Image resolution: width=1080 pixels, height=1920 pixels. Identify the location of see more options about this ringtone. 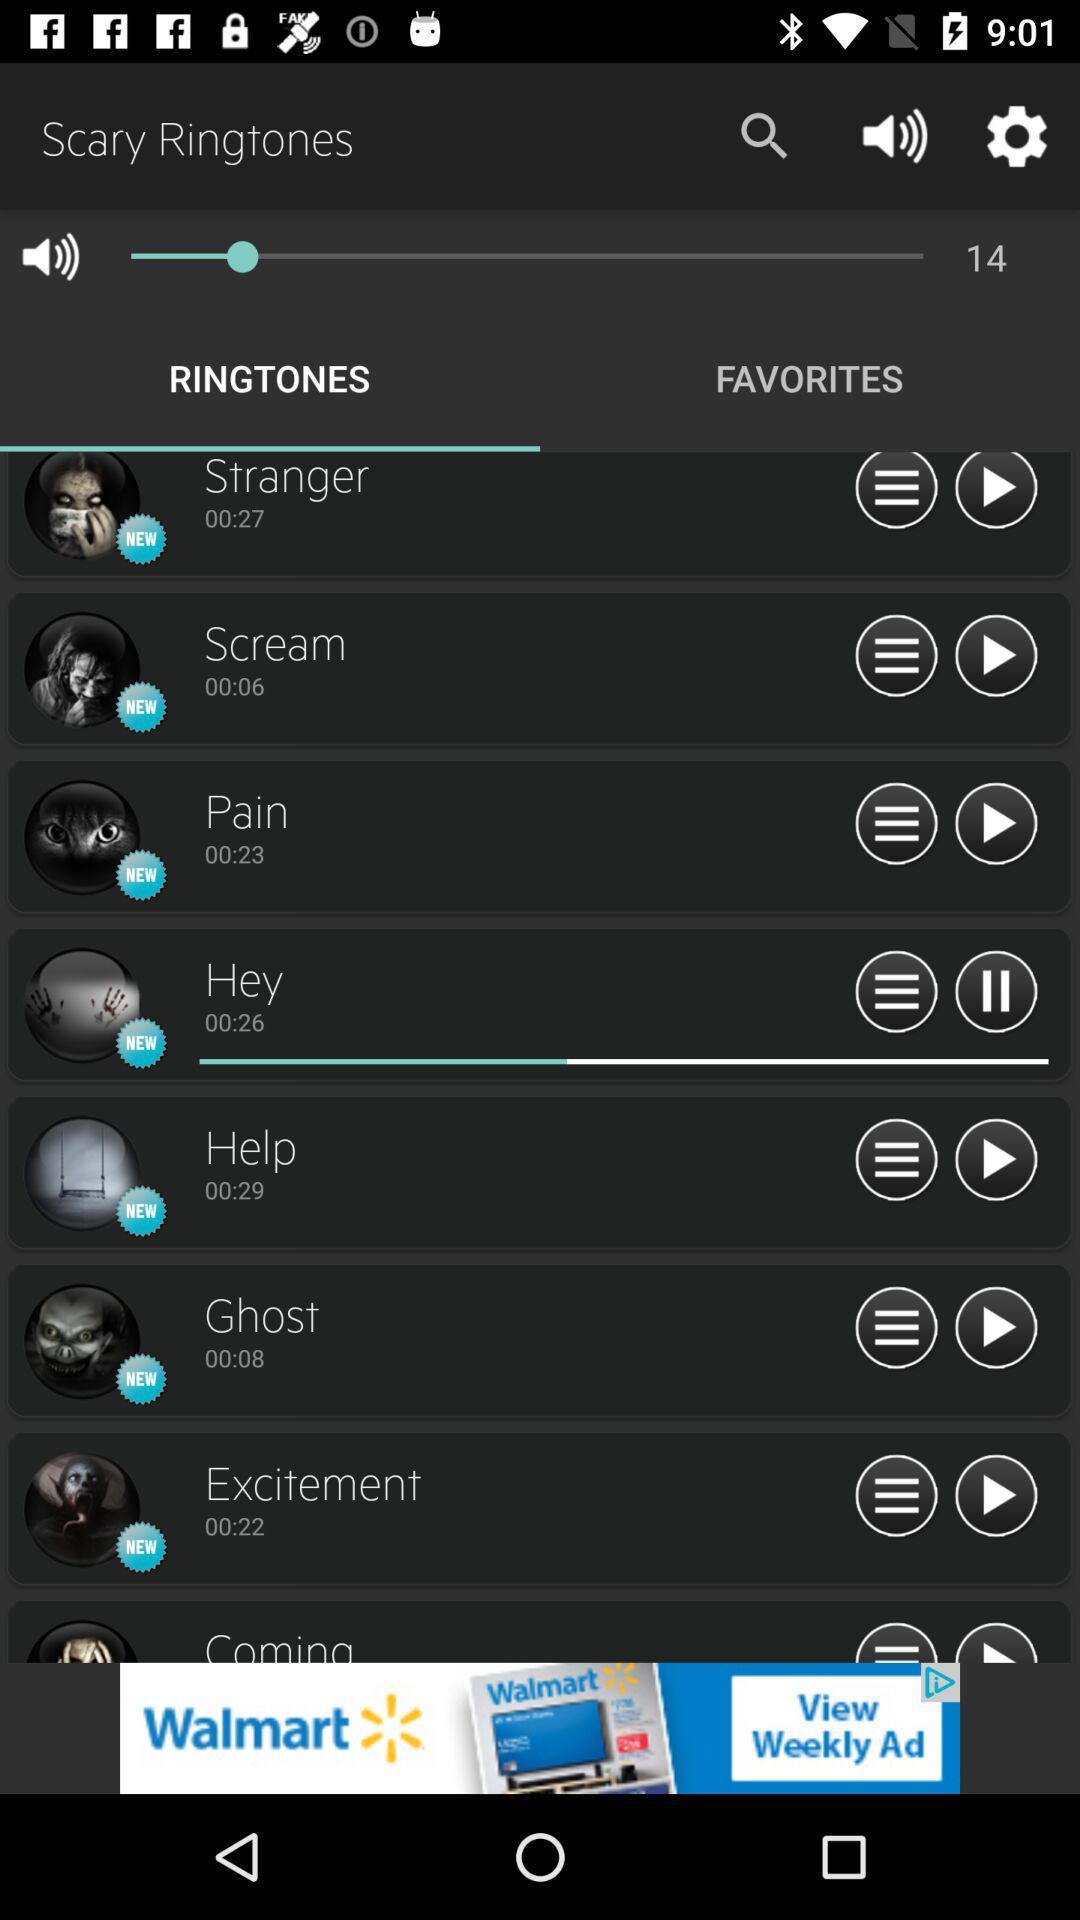
(80, 1006).